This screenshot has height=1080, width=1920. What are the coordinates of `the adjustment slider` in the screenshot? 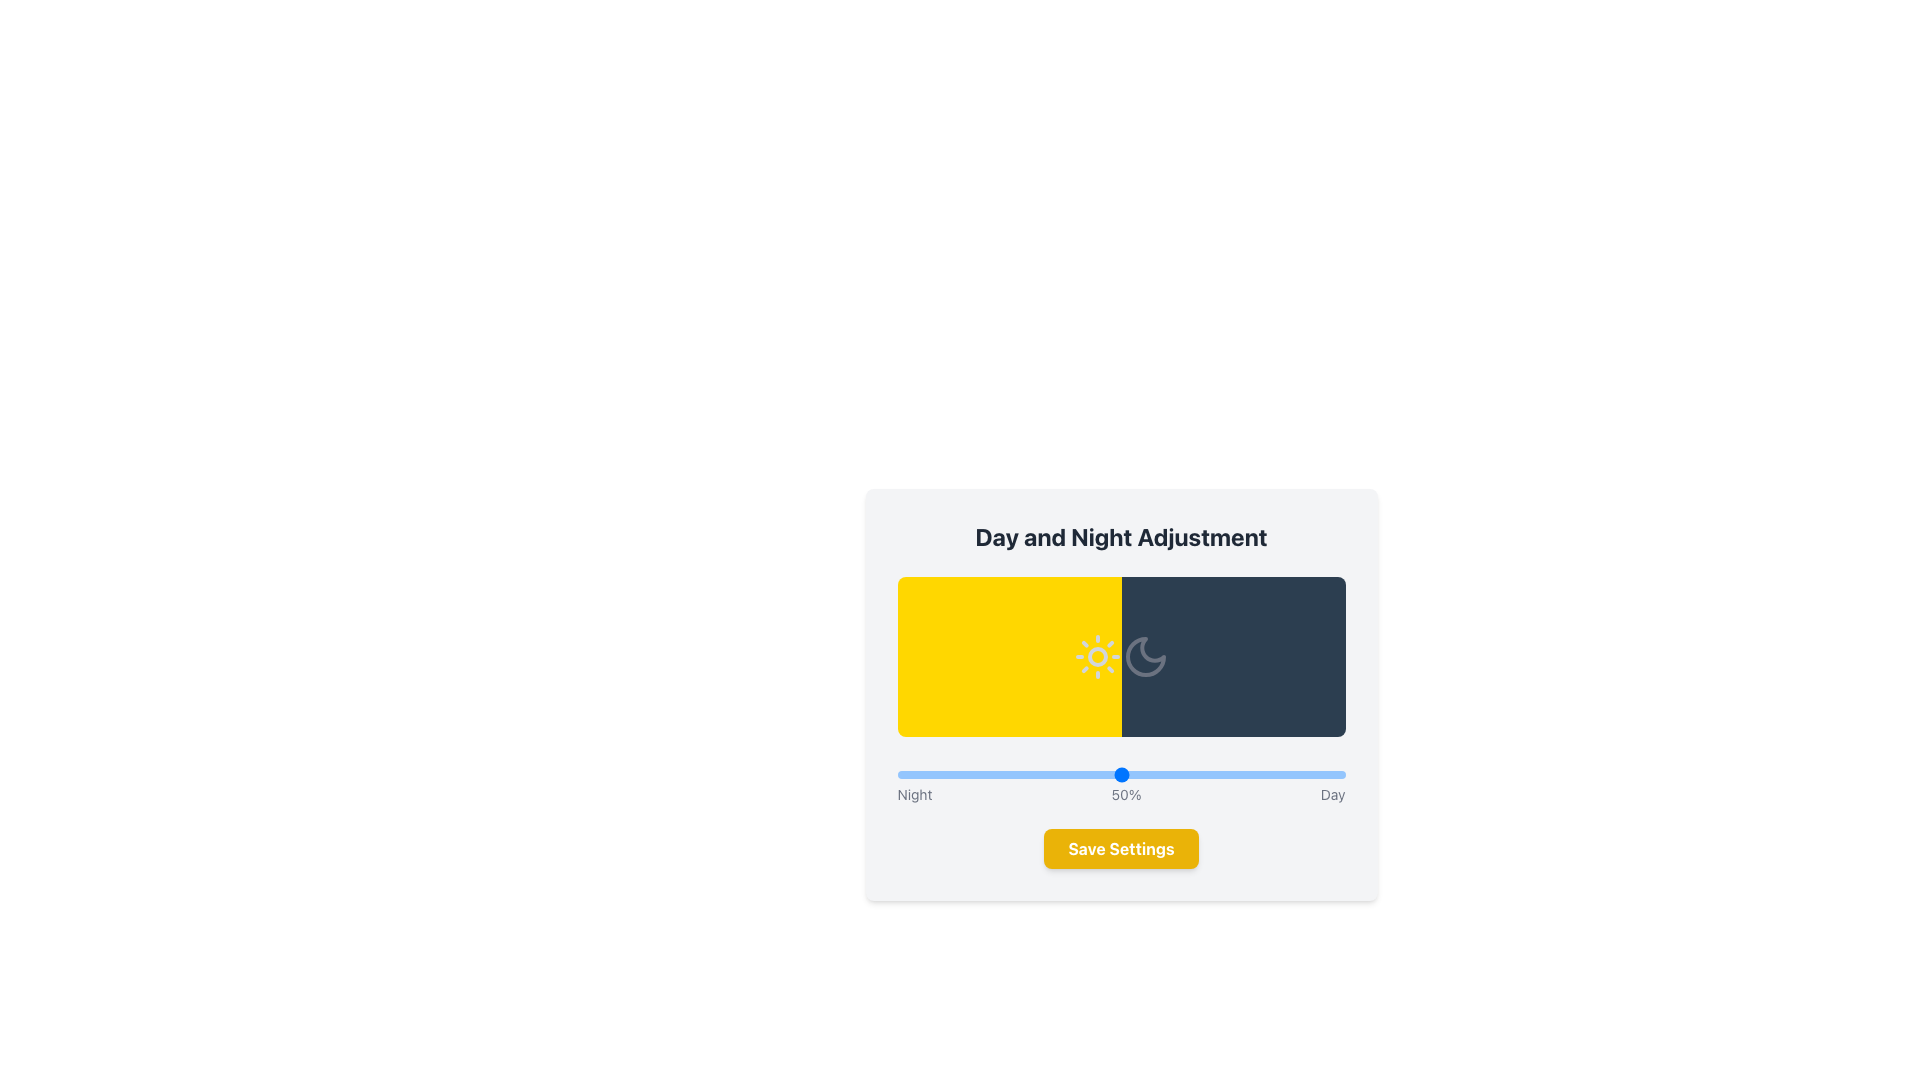 It's located at (1327, 774).